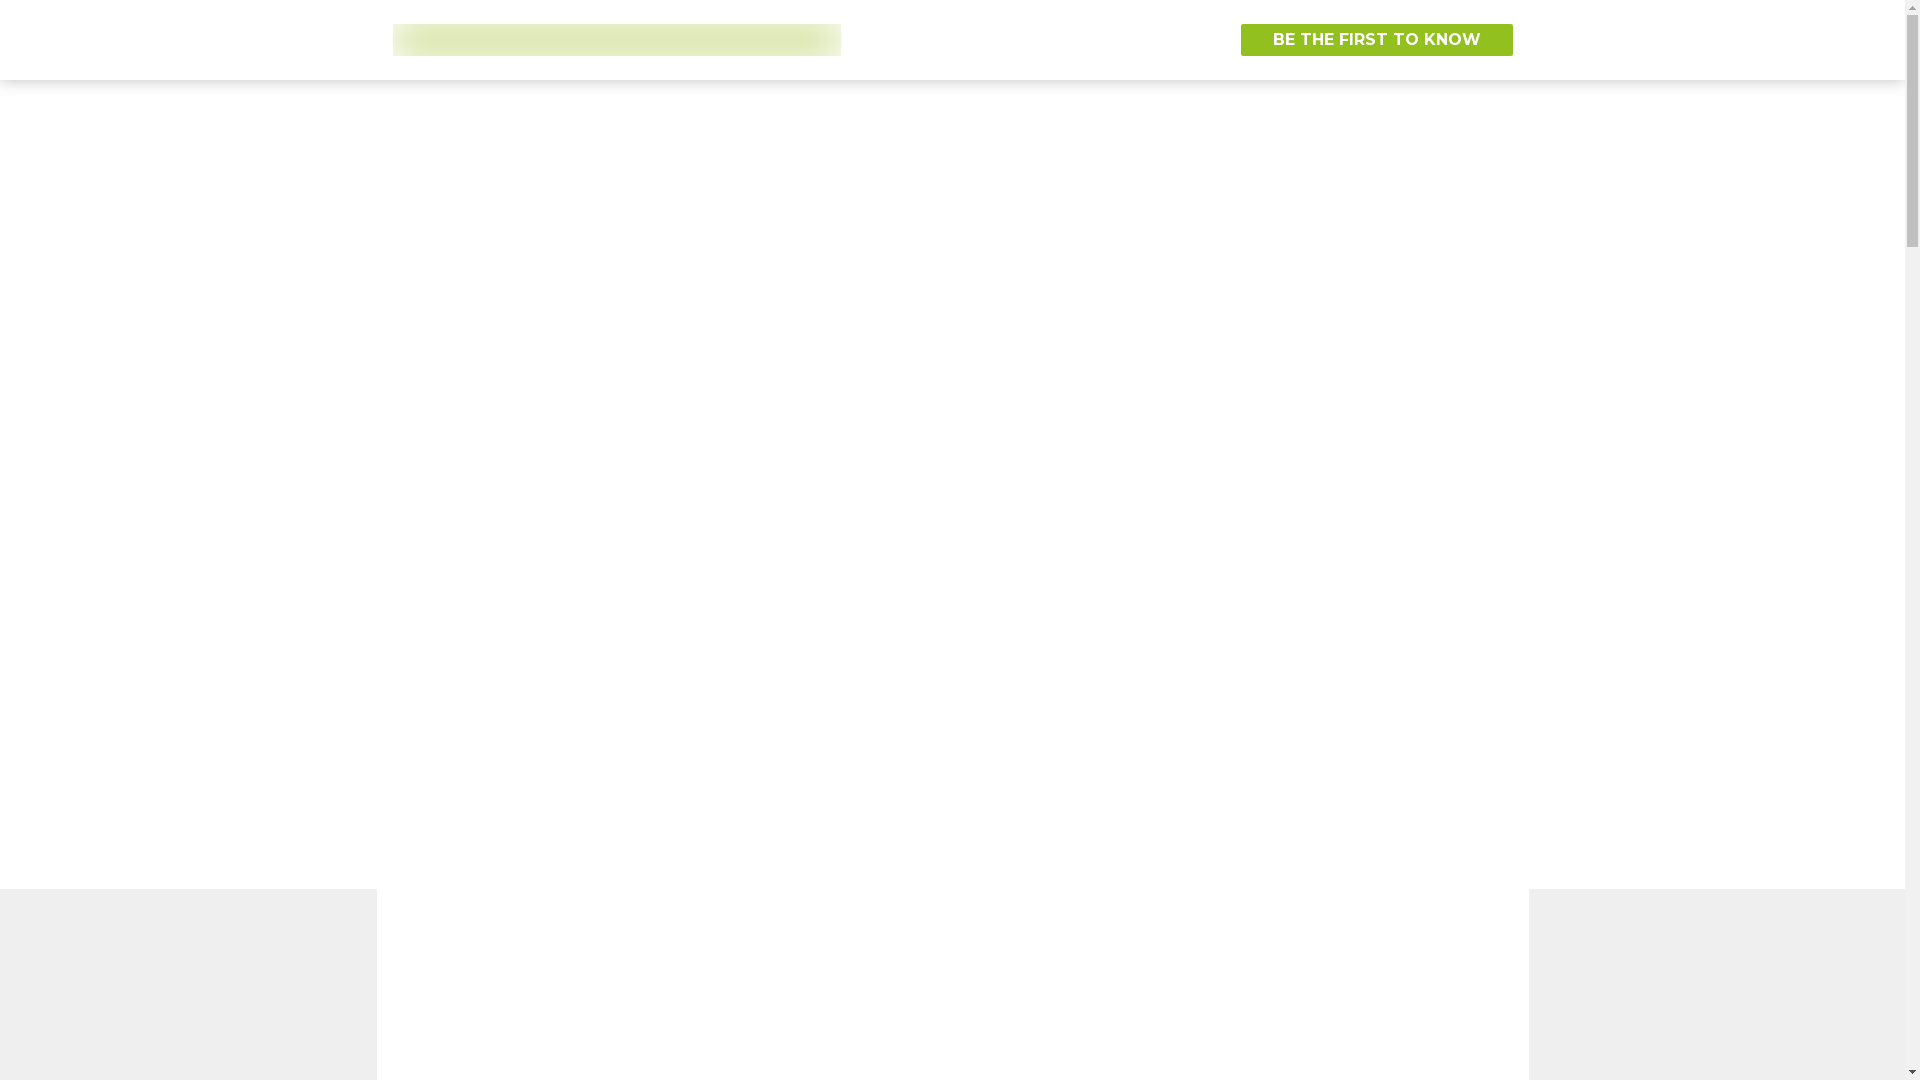 This screenshot has height=1080, width=1920. Describe the element at coordinates (1375, 39) in the screenshot. I see `'BE THE FIRST TO KNOW'` at that location.